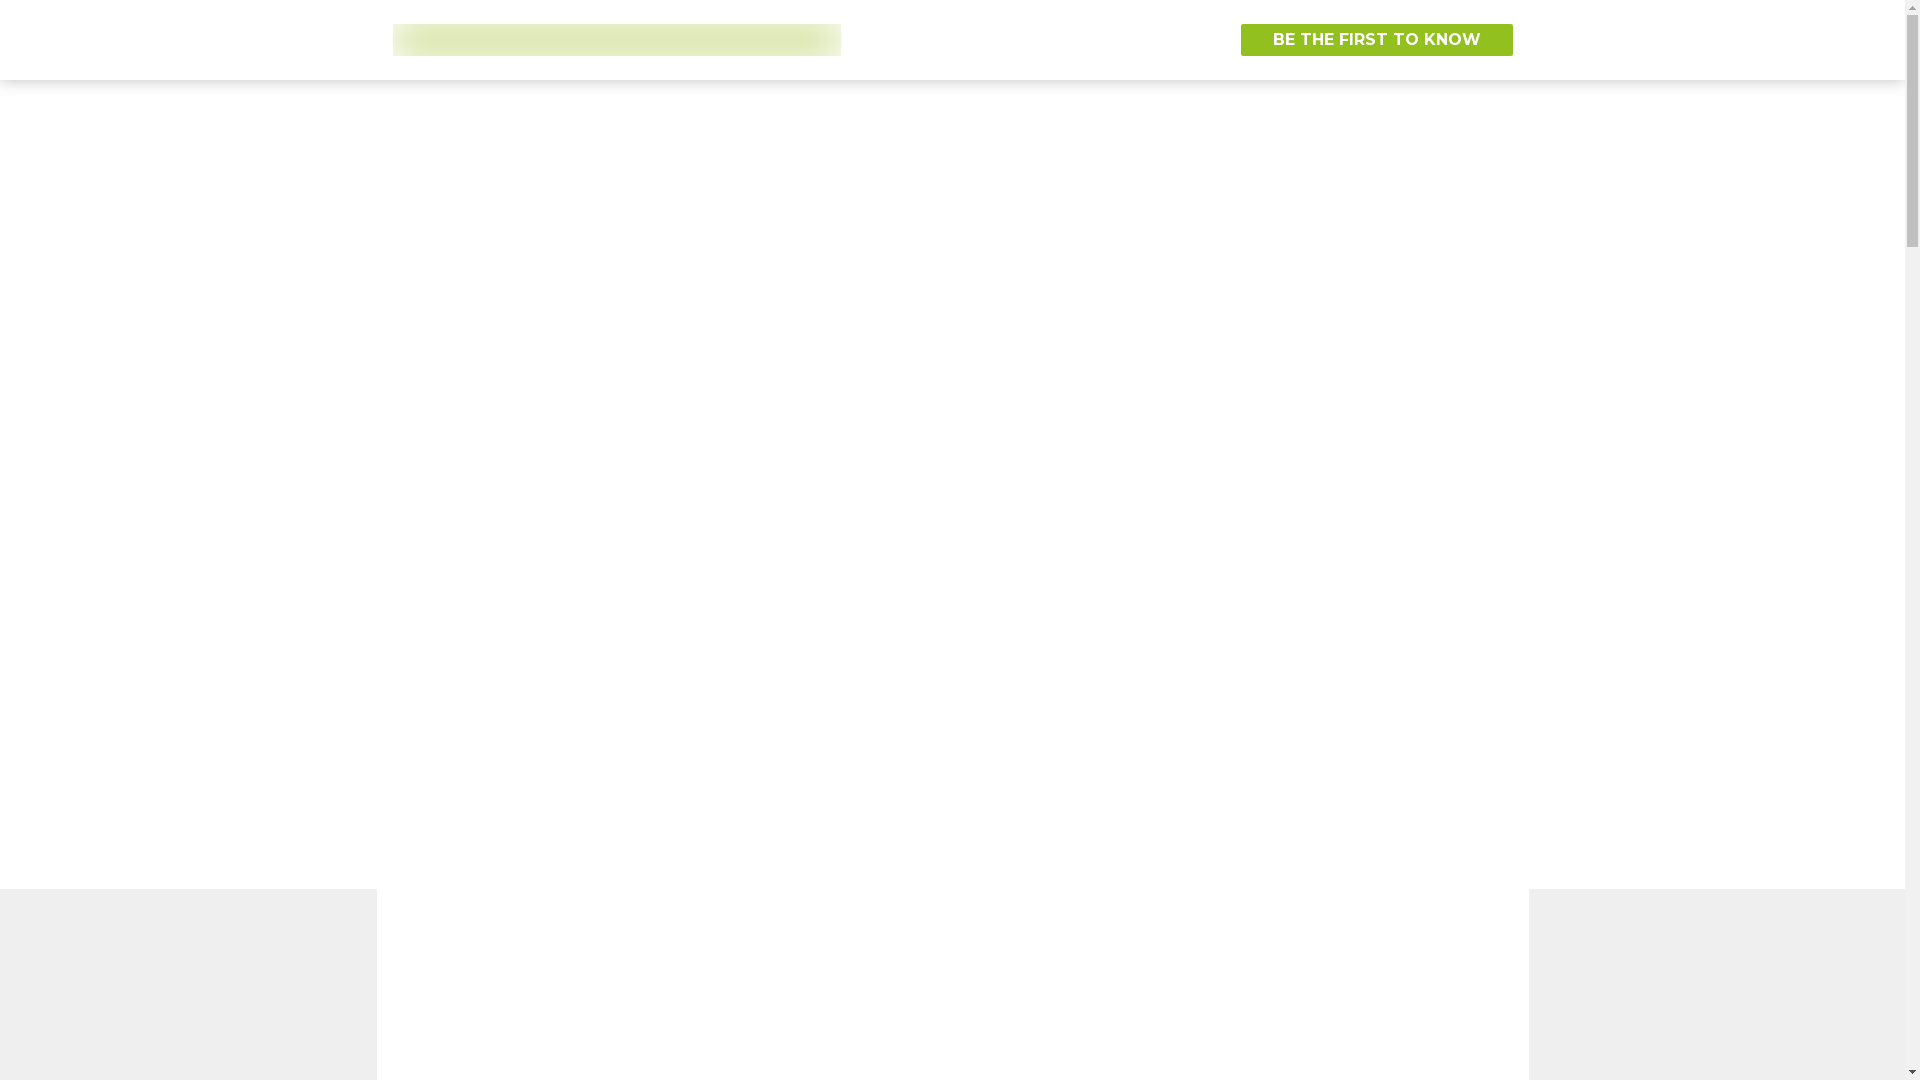 This screenshot has height=1080, width=1920. Describe the element at coordinates (1375, 39) in the screenshot. I see `'BE THE FIRST TO KNOW'` at that location.